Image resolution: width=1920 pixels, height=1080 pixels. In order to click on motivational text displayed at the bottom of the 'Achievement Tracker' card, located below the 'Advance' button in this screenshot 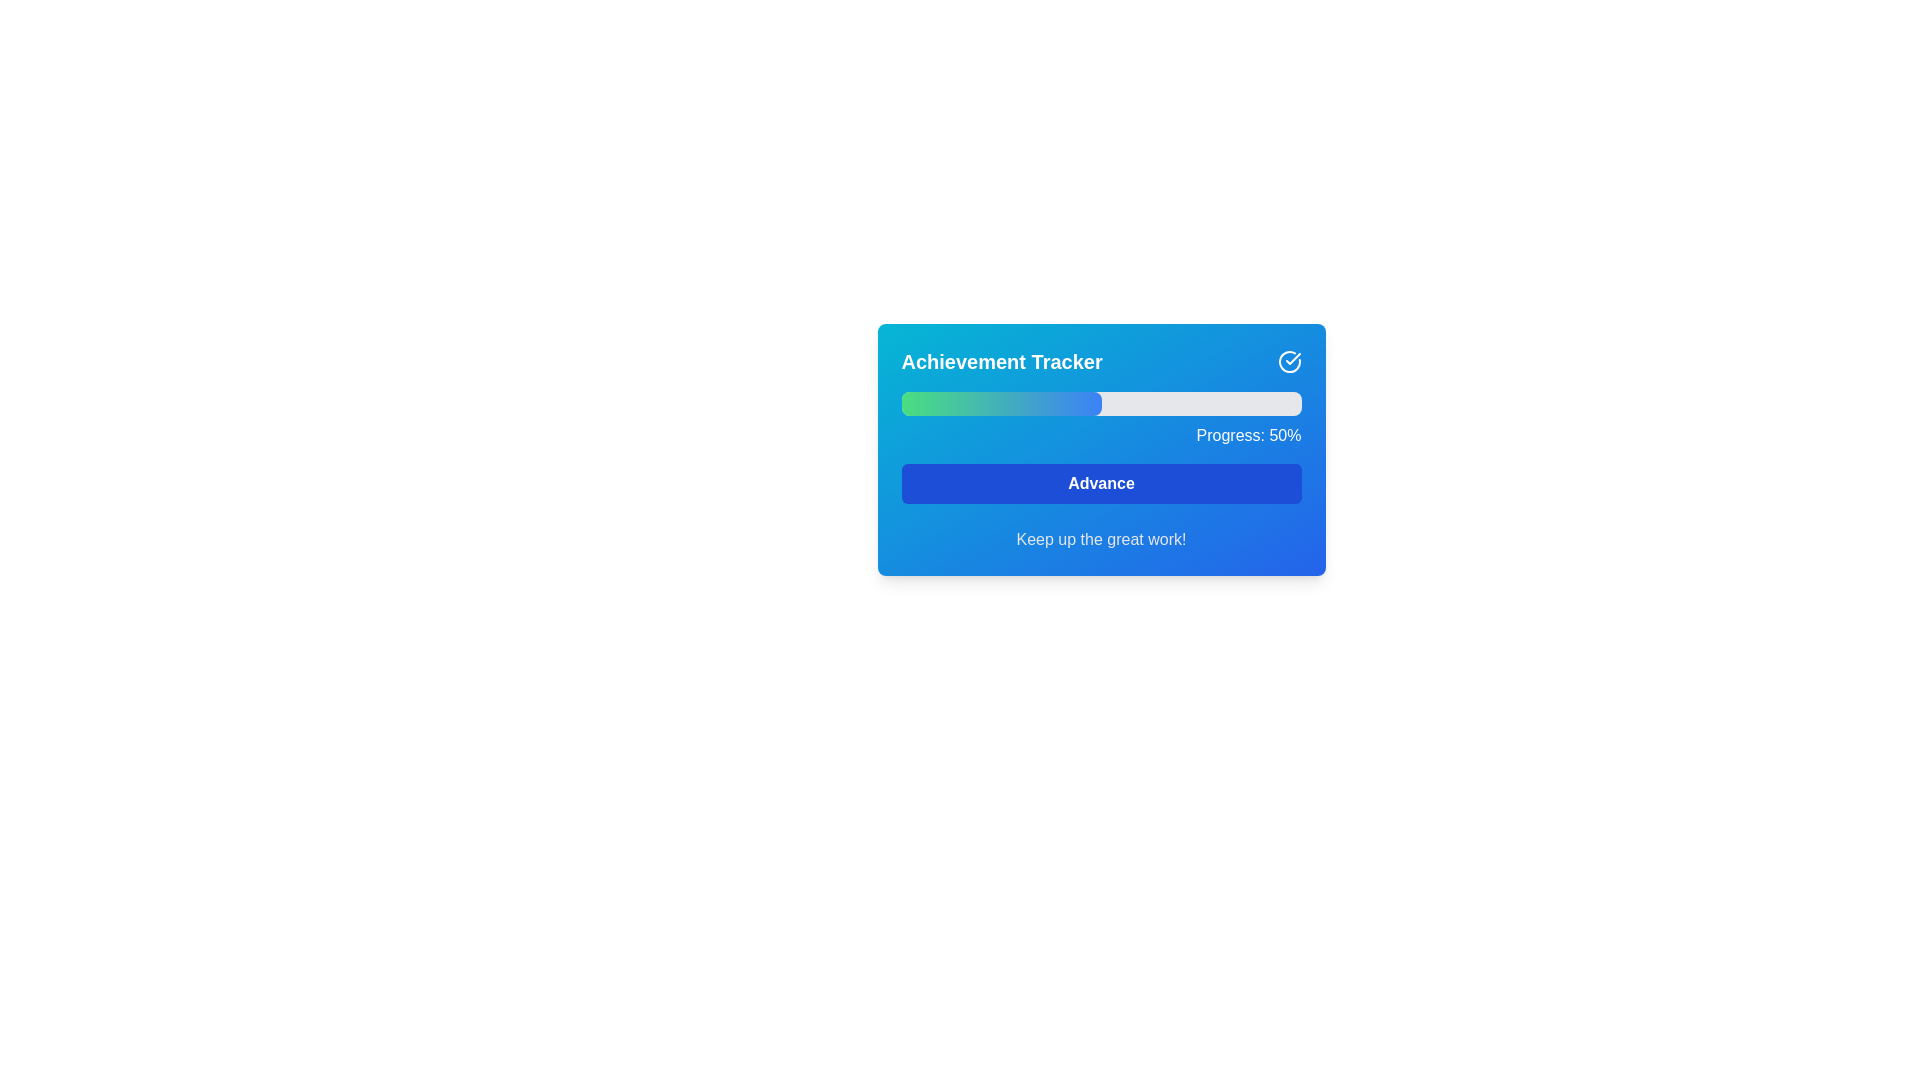, I will do `click(1100, 540)`.